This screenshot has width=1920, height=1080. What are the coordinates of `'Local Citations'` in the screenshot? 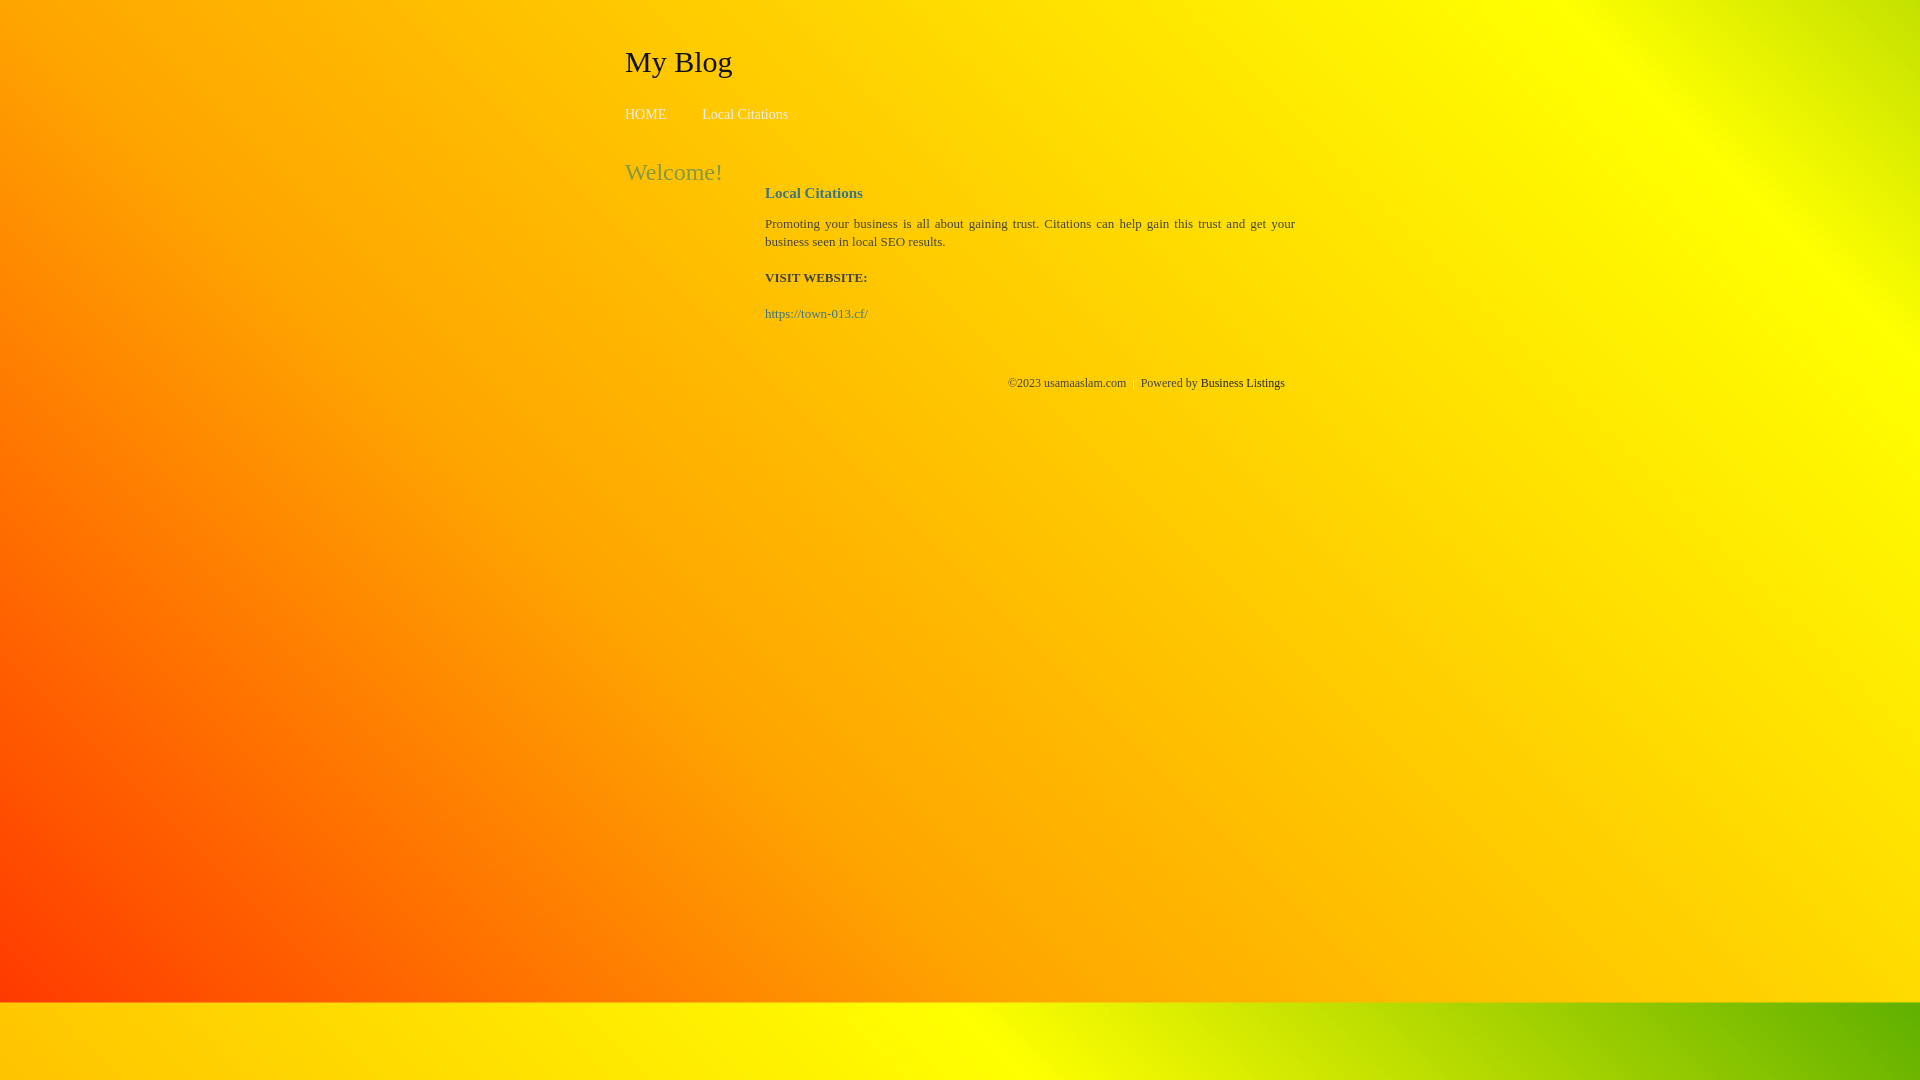 It's located at (701, 114).